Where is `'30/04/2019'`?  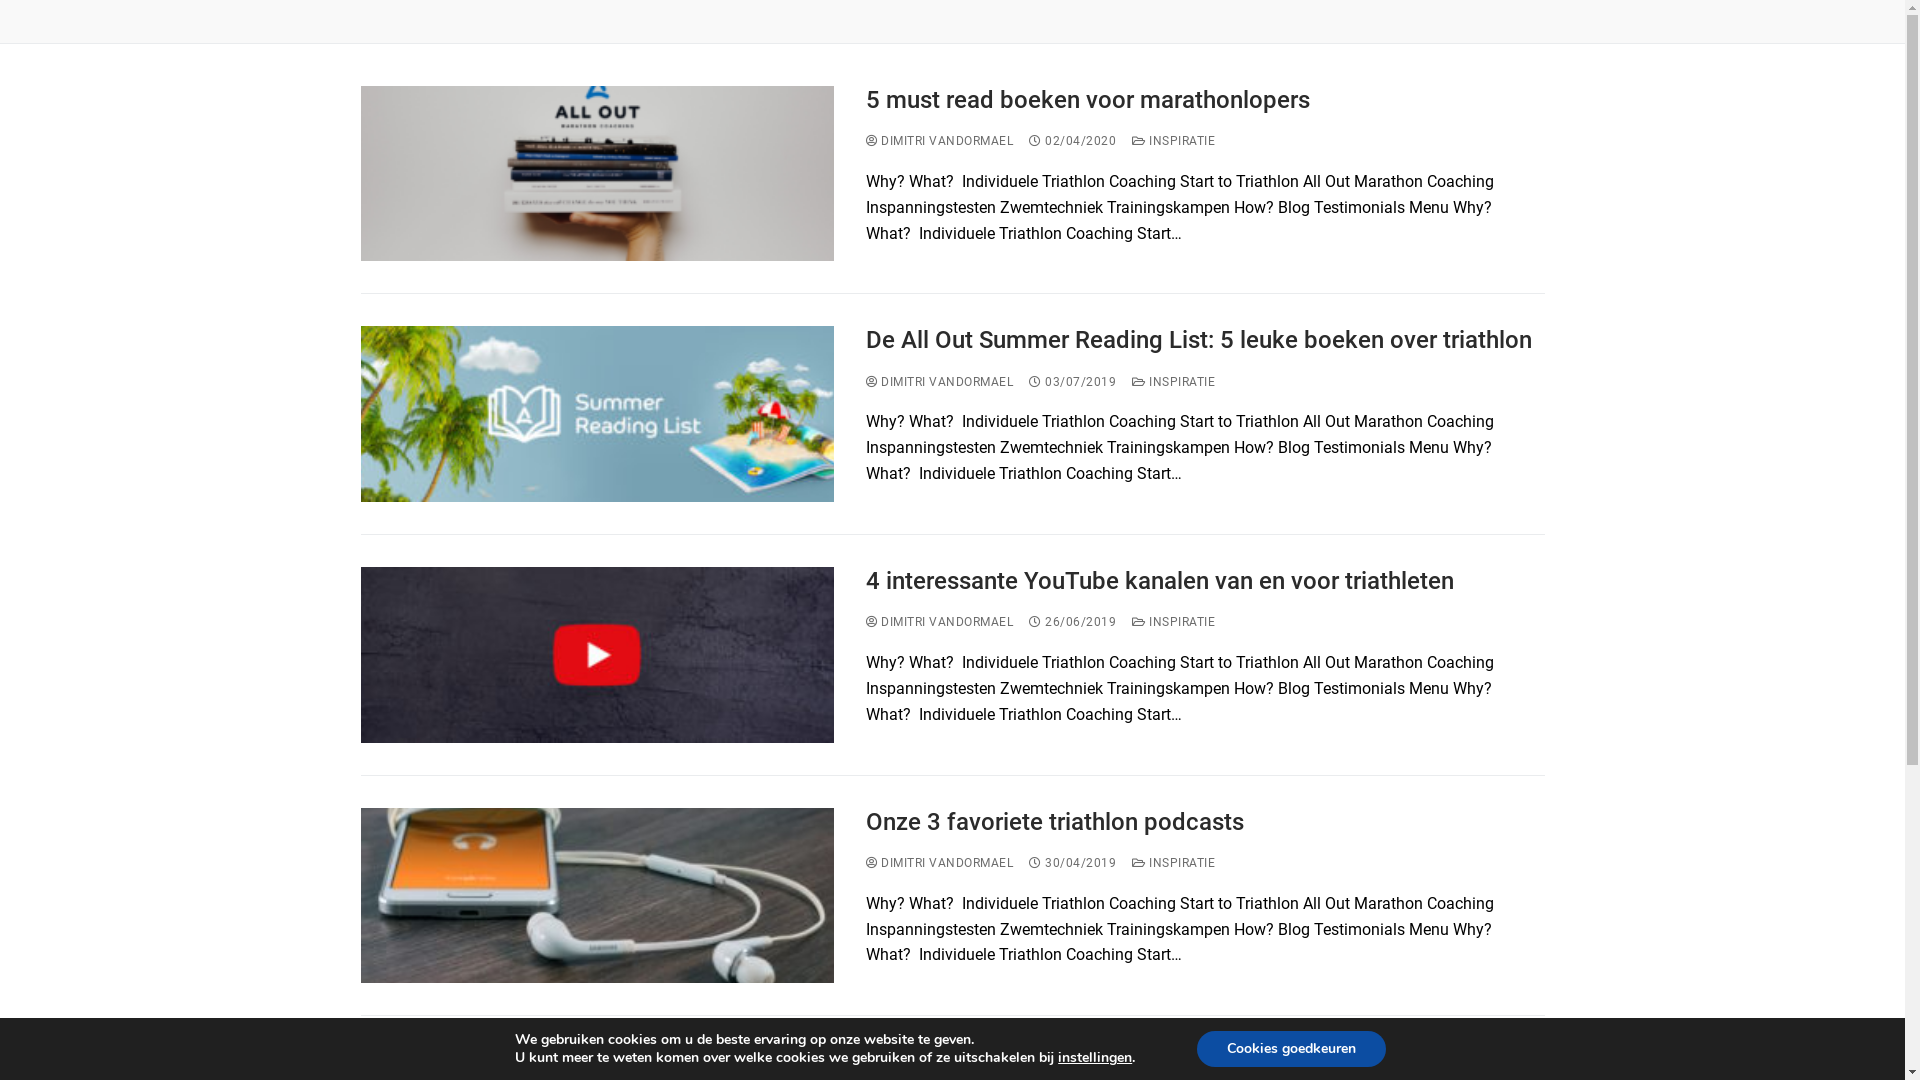 '30/04/2019' is located at coordinates (1071, 862).